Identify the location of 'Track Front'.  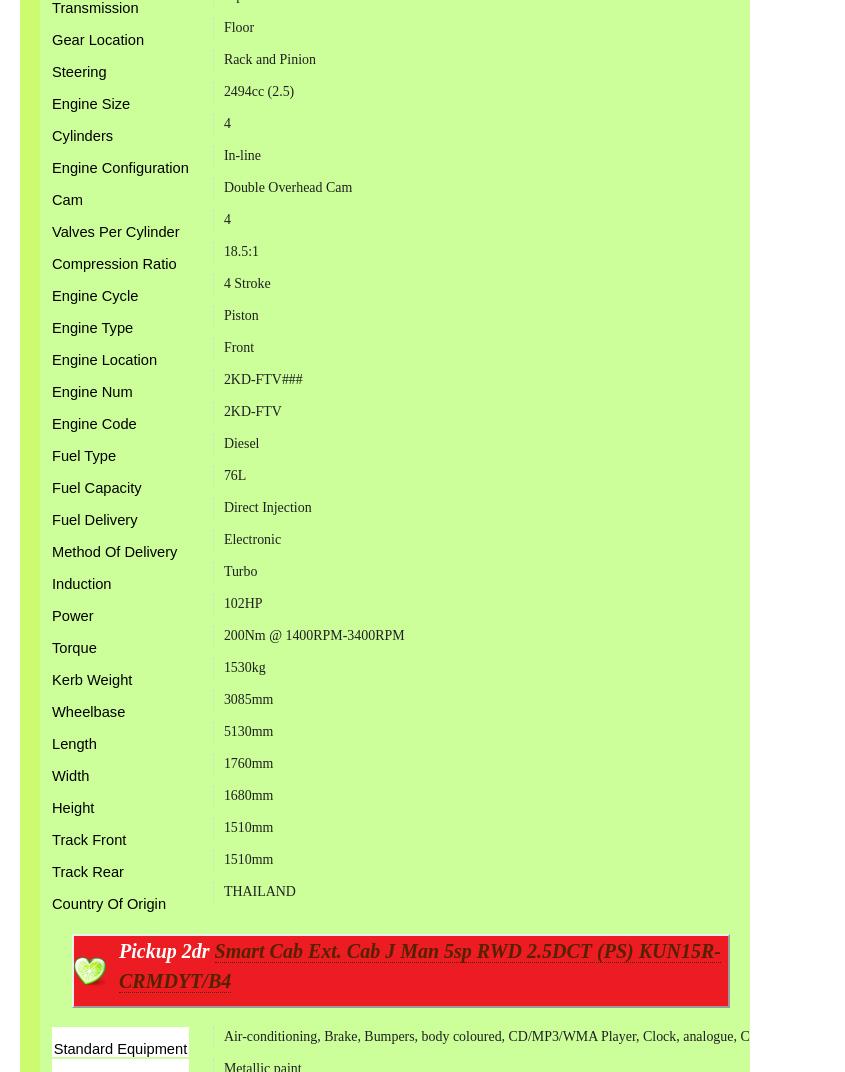
(88, 837).